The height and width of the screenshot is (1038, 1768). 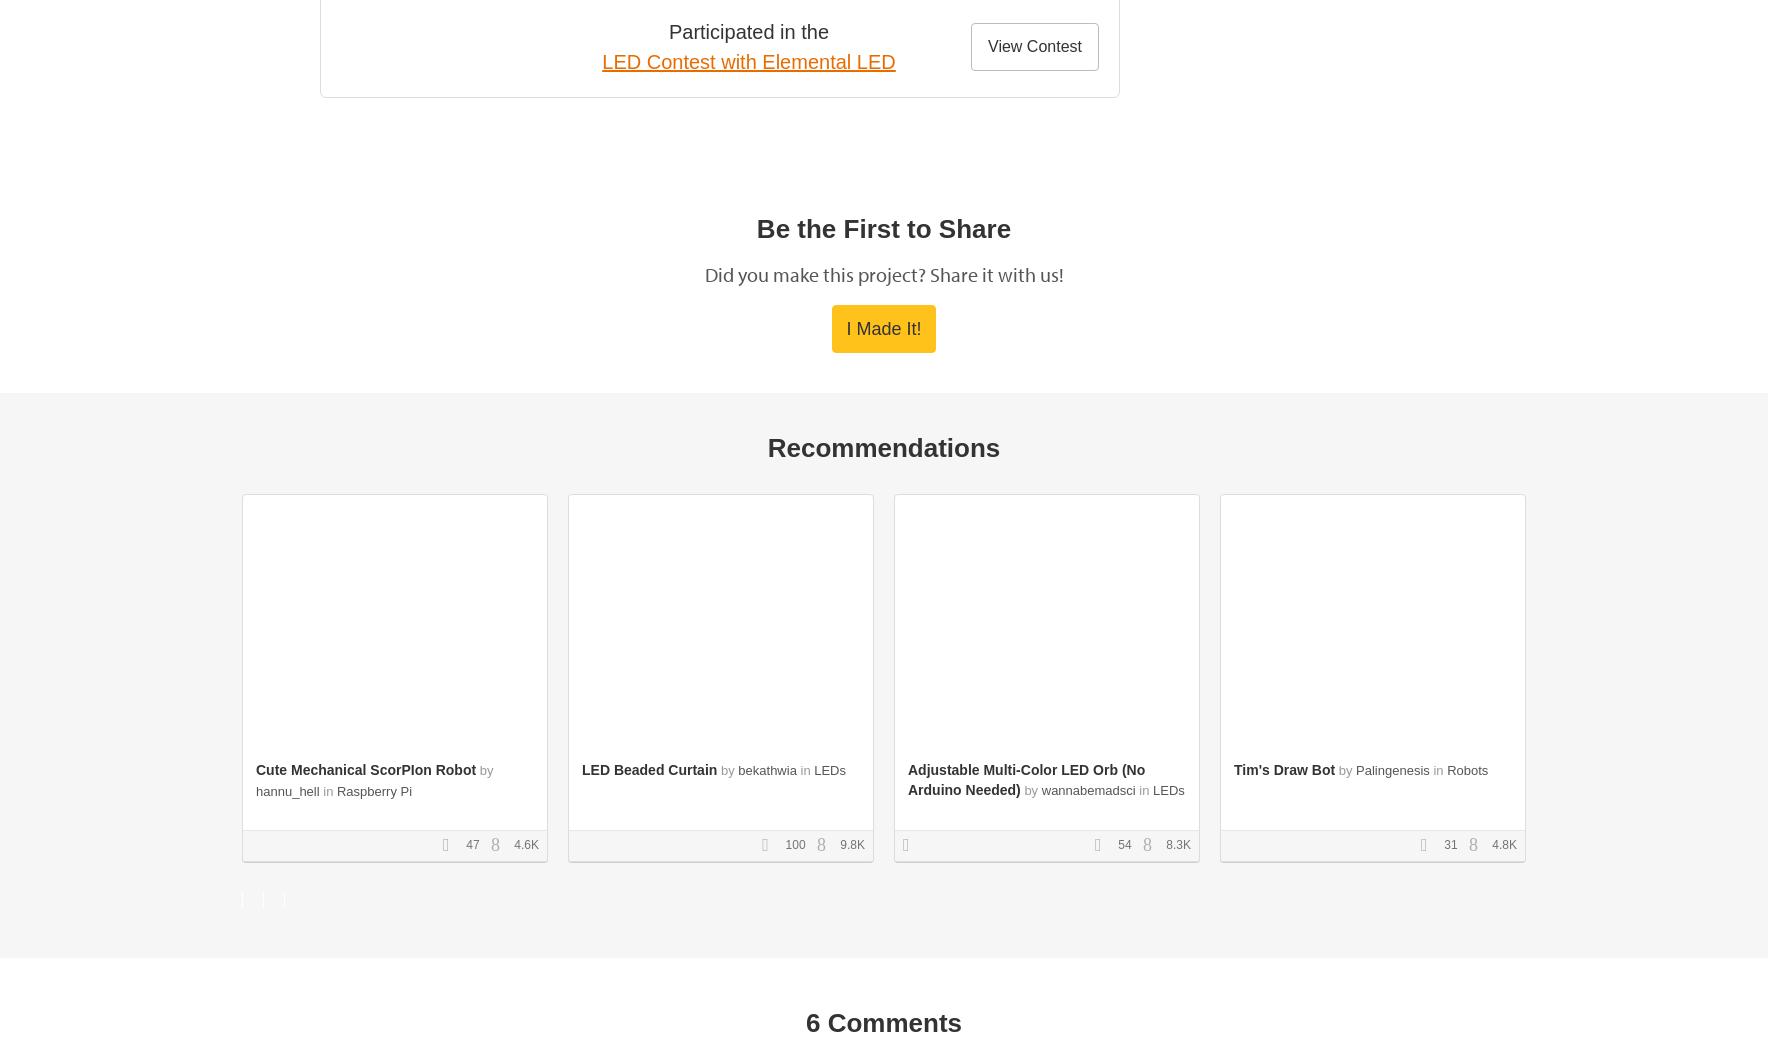 I want to click on '54', so click(x=1123, y=845).